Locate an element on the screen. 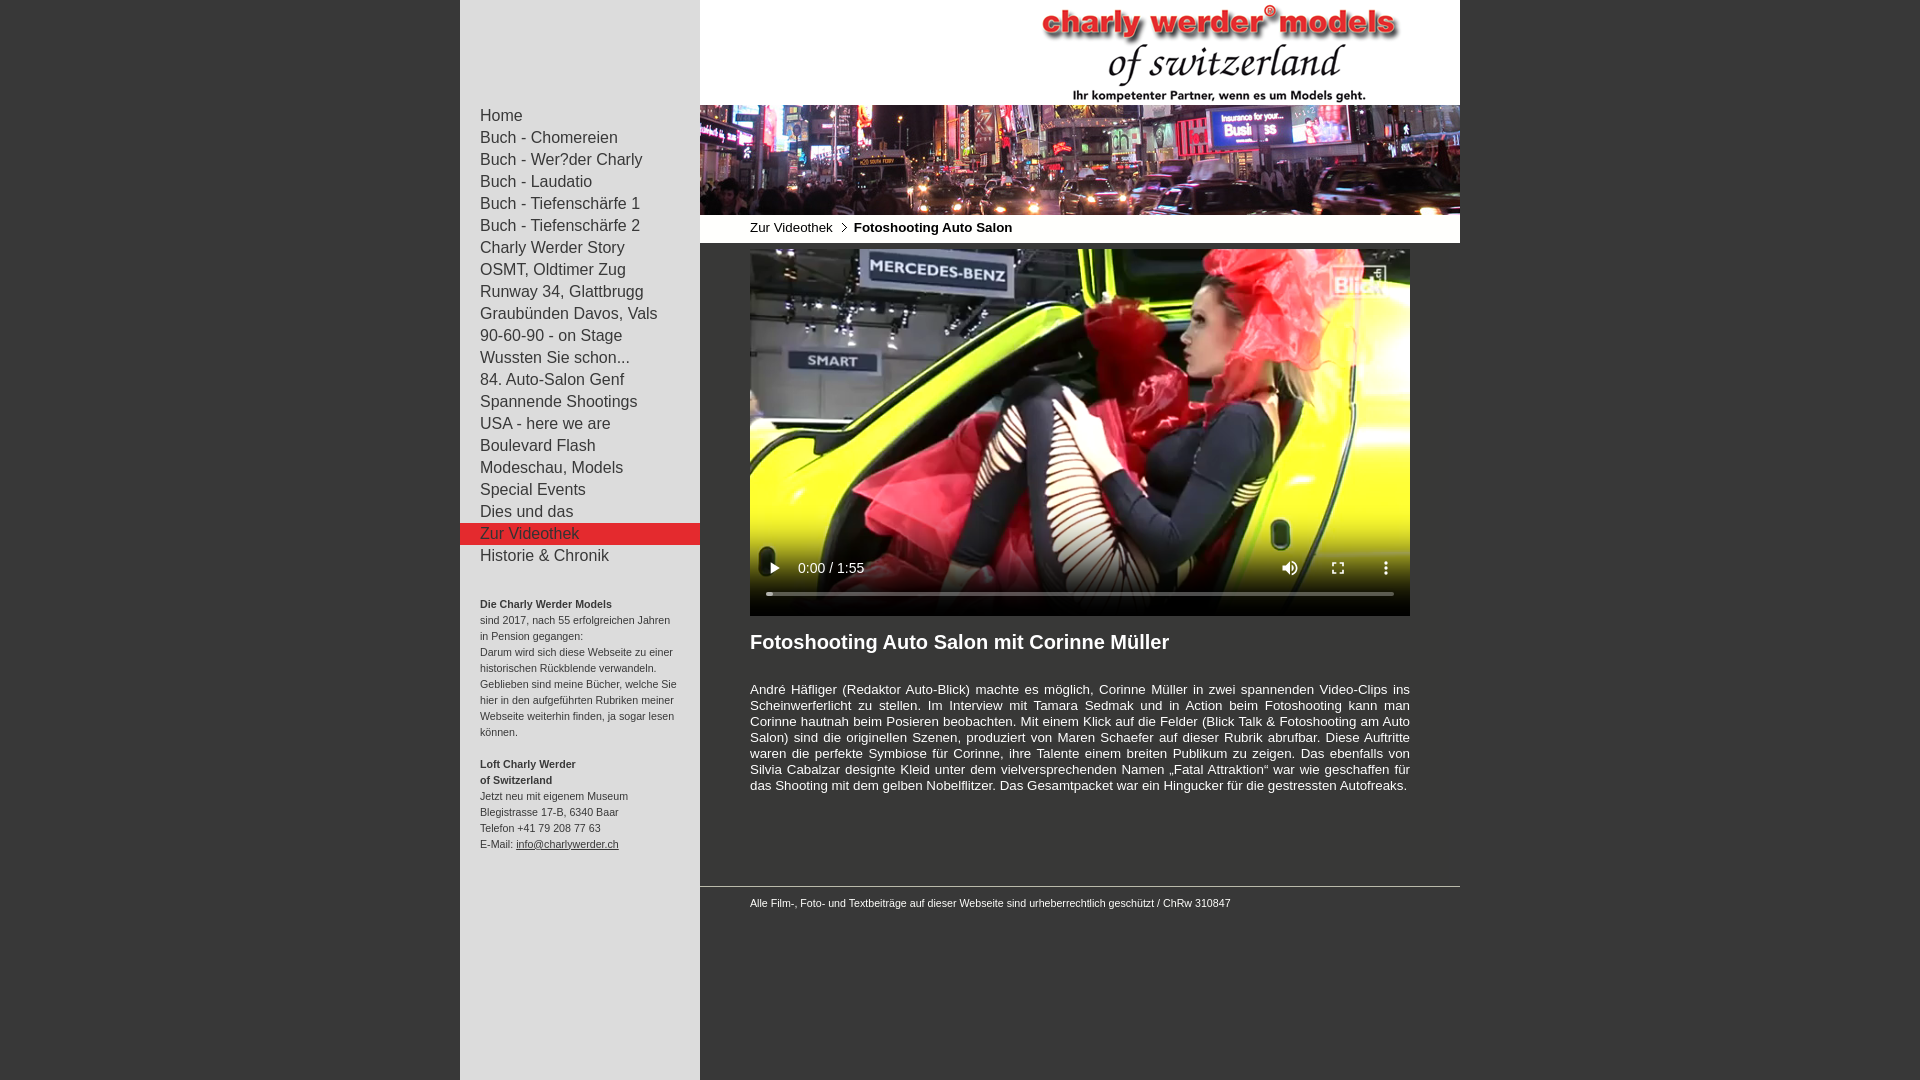 The width and height of the screenshot is (1920, 1080). 'Historie & Chronik' is located at coordinates (569, 555).